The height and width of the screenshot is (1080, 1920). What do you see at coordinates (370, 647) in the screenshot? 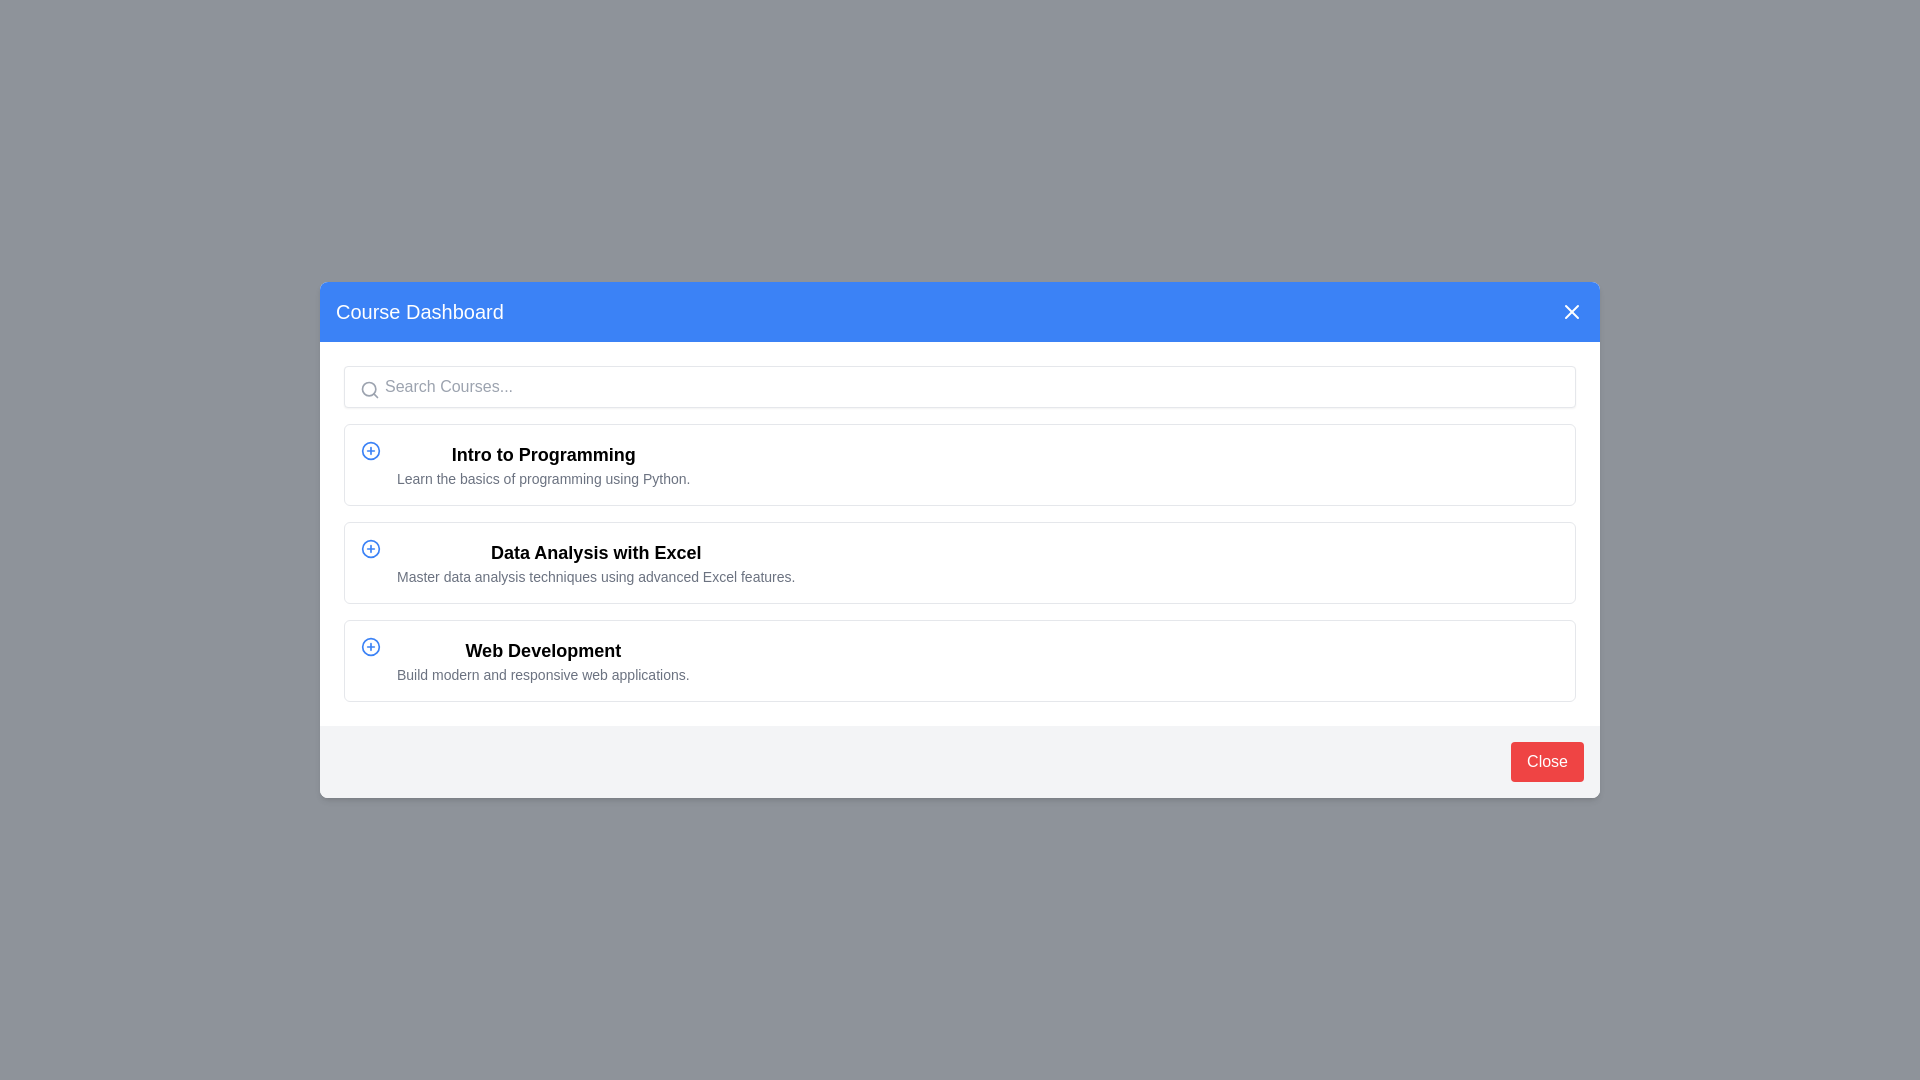
I see `the circular plus icon button located in the top-left corner of the 'Web Development' item in the list` at bounding box center [370, 647].